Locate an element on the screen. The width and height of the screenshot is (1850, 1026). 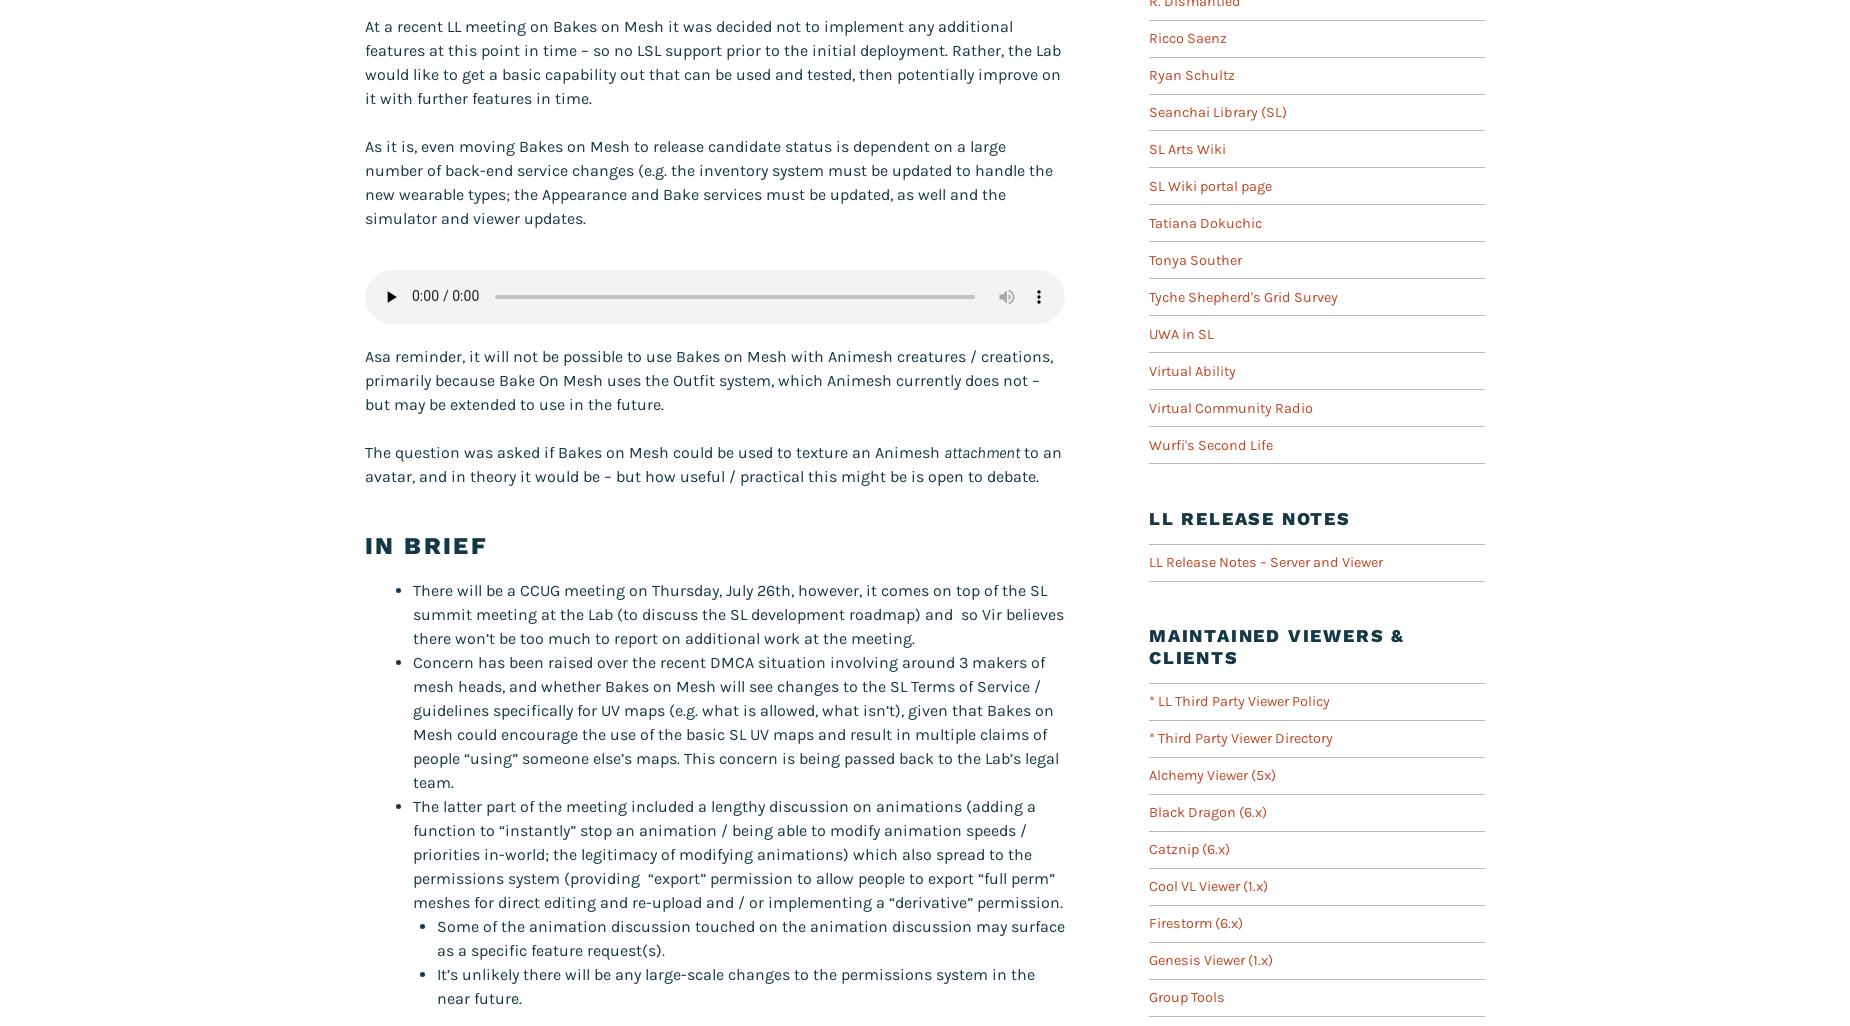
'Tonya Souther' is located at coordinates (1194, 258).